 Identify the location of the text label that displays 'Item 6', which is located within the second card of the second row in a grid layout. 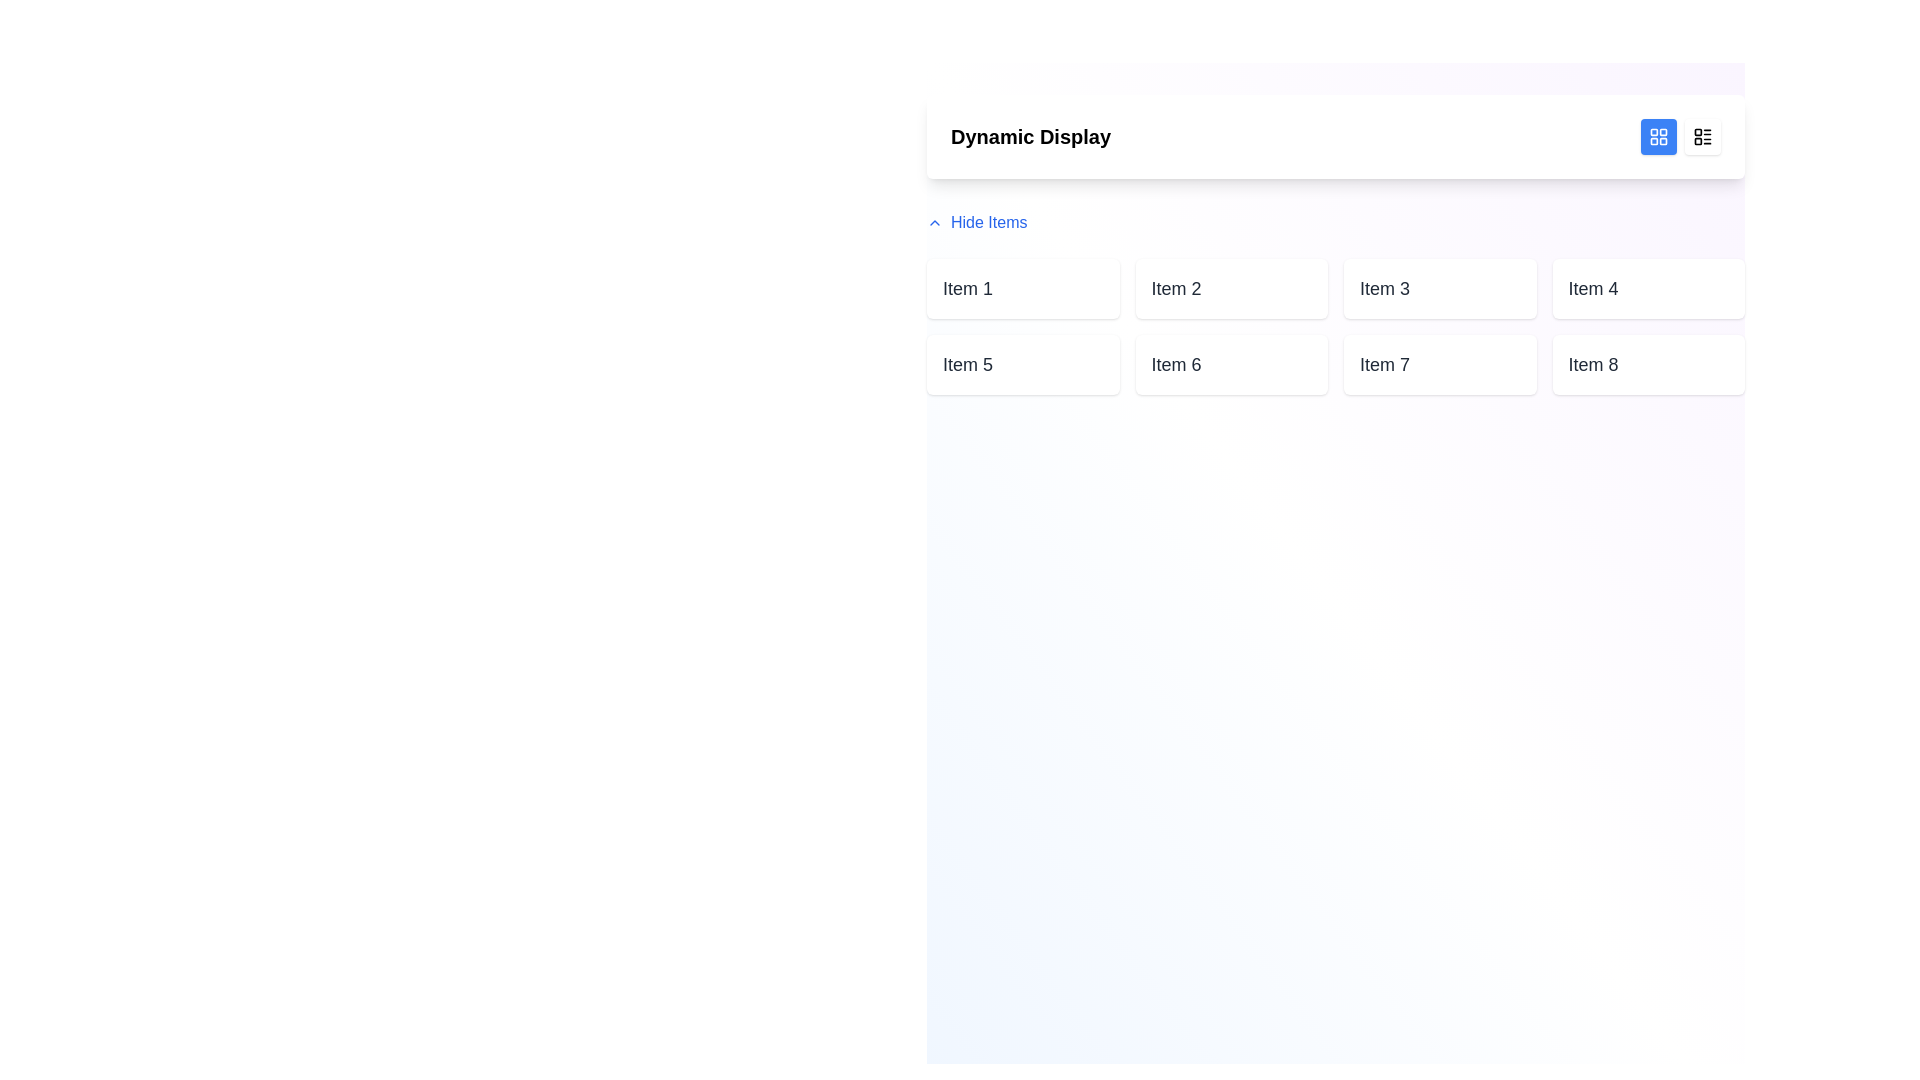
(1176, 365).